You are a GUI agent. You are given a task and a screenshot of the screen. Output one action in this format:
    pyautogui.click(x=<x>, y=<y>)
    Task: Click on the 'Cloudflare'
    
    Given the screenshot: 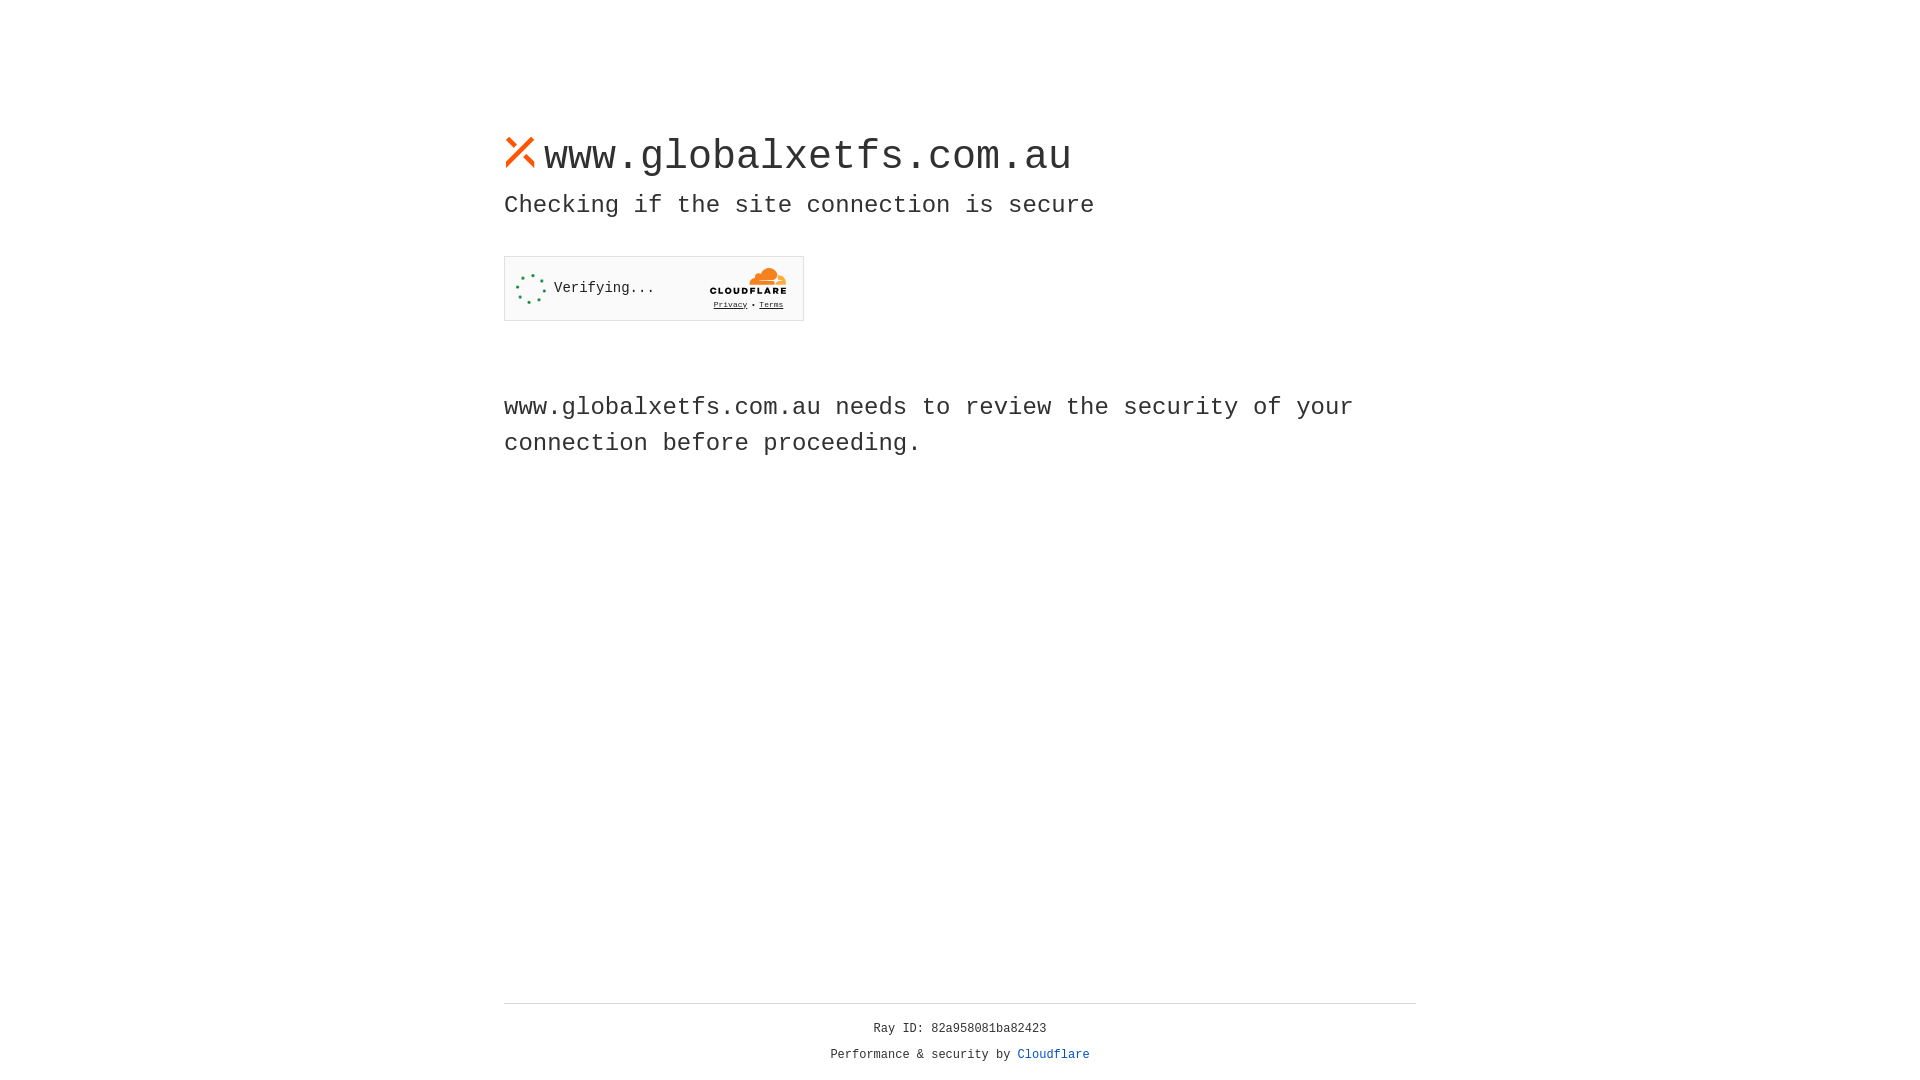 What is the action you would take?
    pyautogui.click(x=1017, y=1054)
    